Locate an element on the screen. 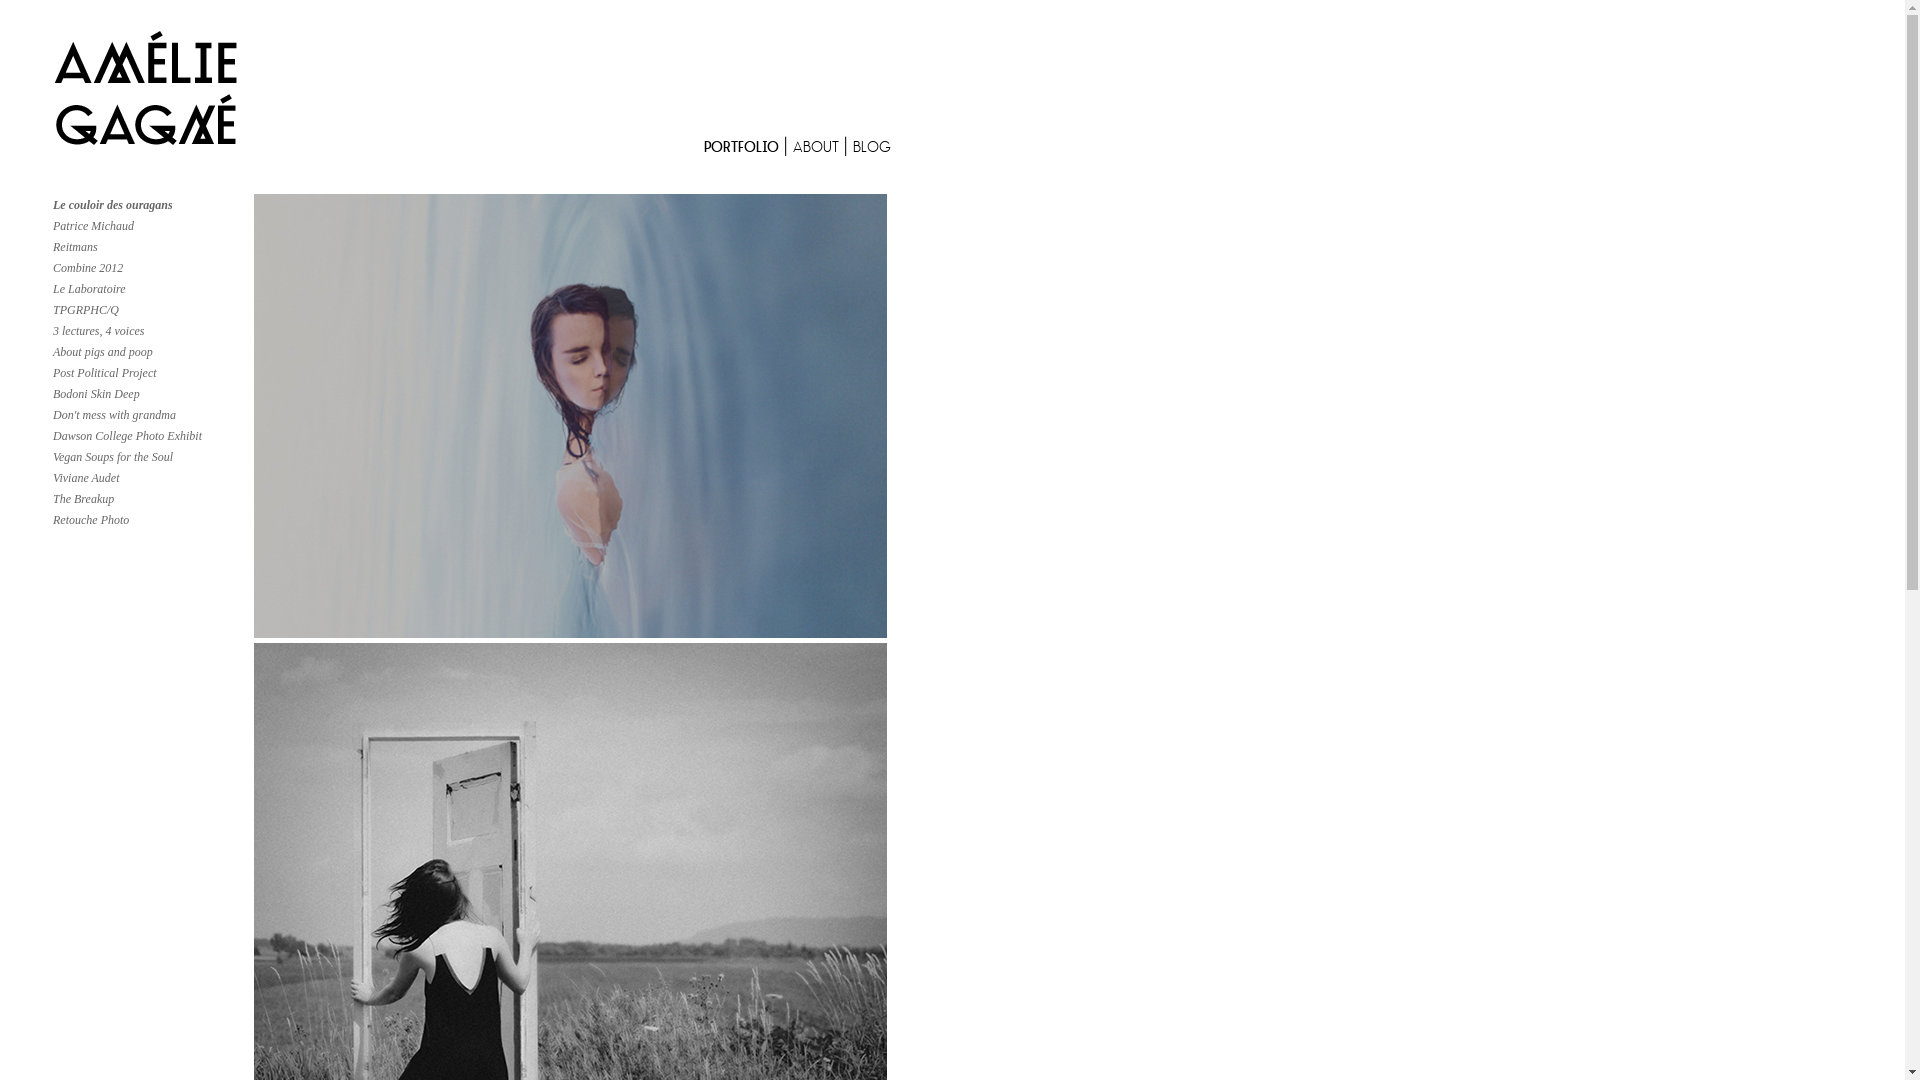 The height and width of the screenshot is (1080, 1920). 'Viviane Audet' is located at coordinates (85, 478).